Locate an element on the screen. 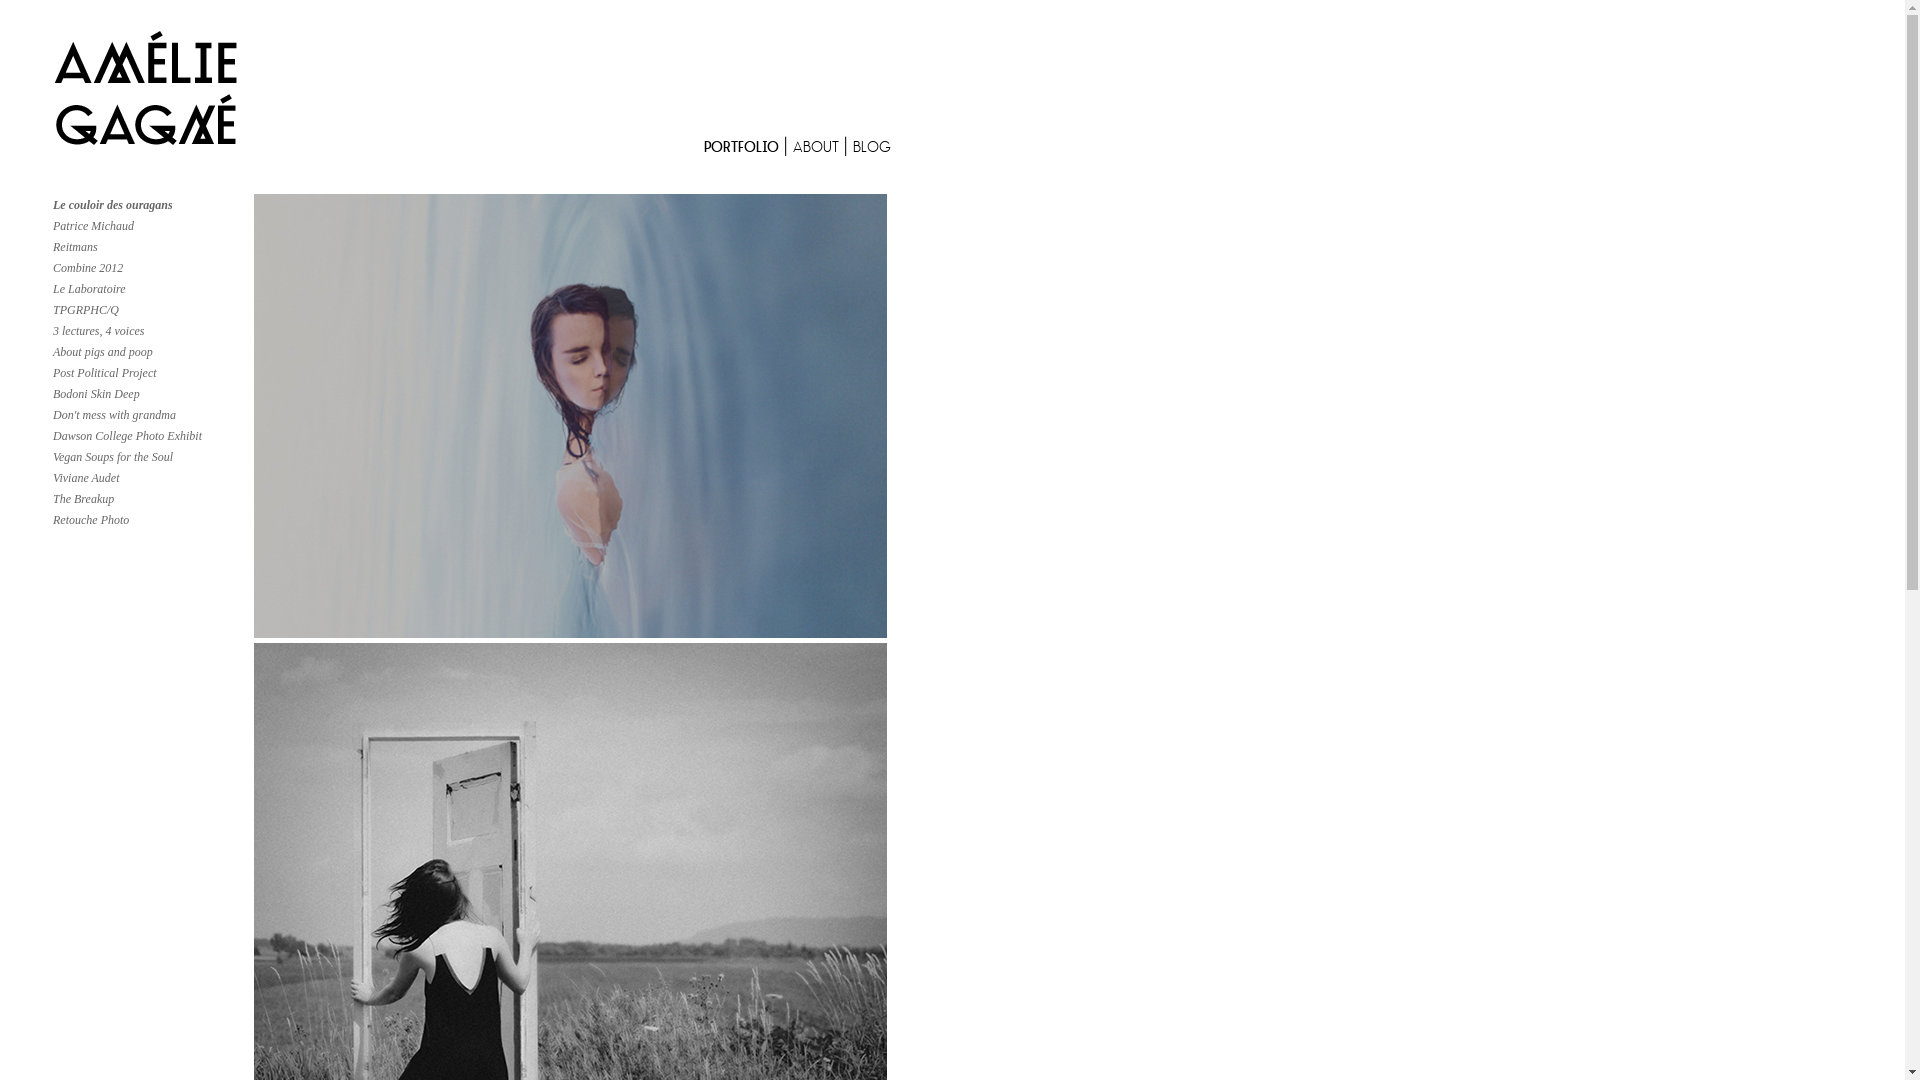 The height and width of the screenshot is (1080, 1920). 'Viviane Audet' is located at coordinates (85, 478).